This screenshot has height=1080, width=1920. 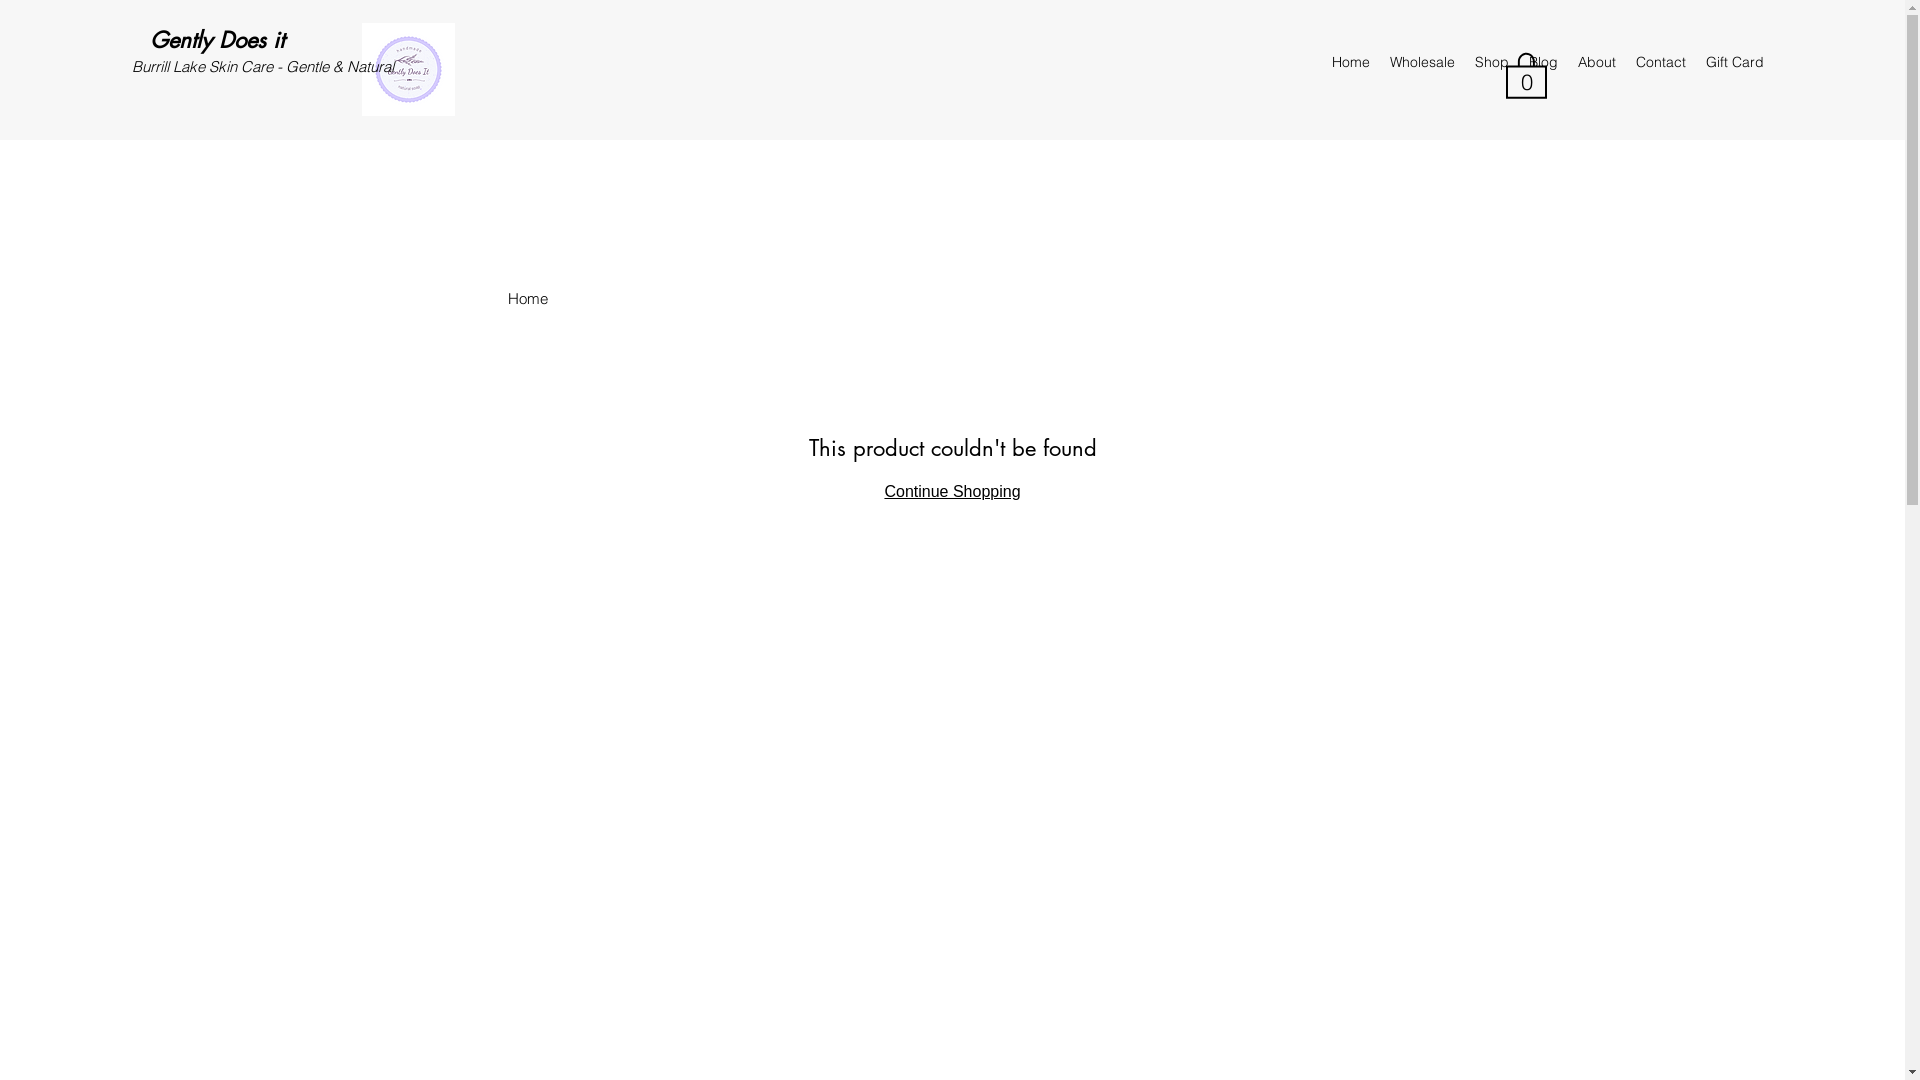 I want to click on 'Continue Shopping', so click(x=950, y=491).